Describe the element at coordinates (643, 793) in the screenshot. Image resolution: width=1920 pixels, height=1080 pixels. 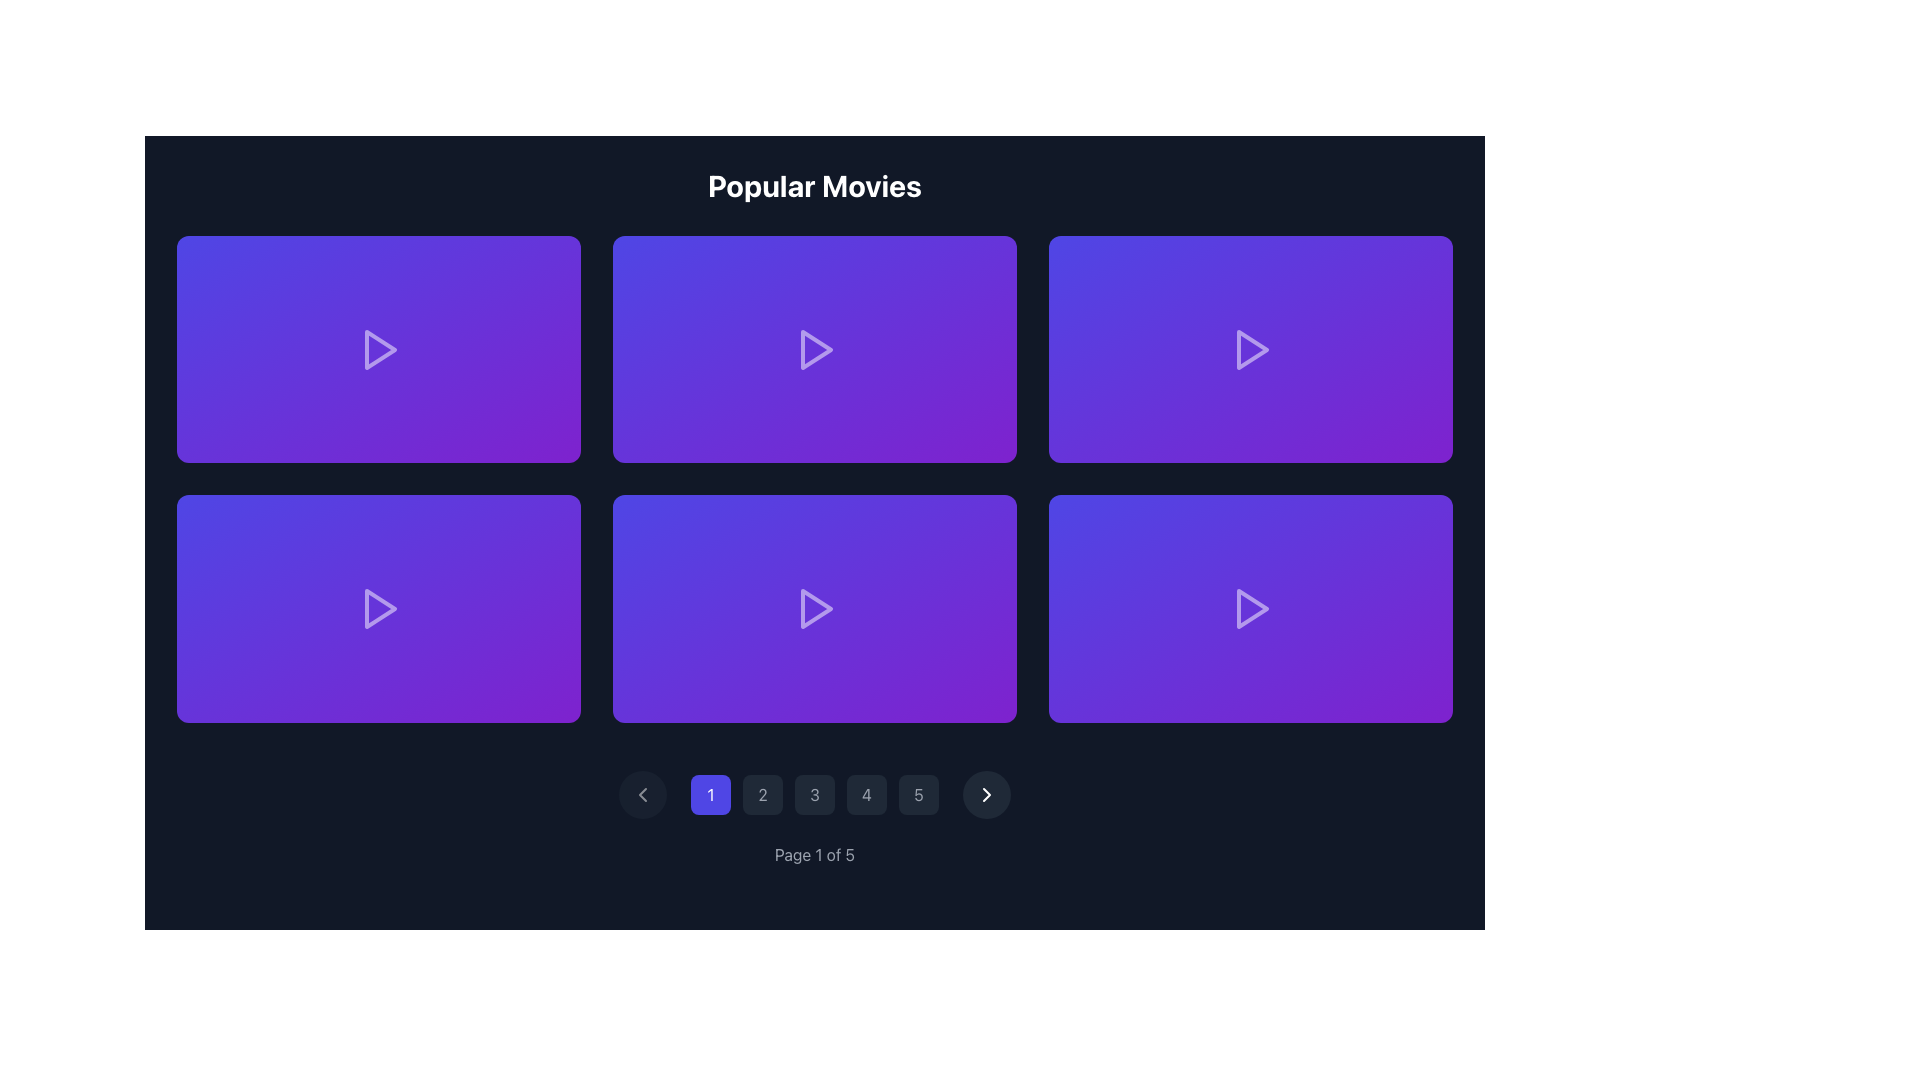
I see `the left-facing chevron icon within the circular button located in the pagination control area` at that location.